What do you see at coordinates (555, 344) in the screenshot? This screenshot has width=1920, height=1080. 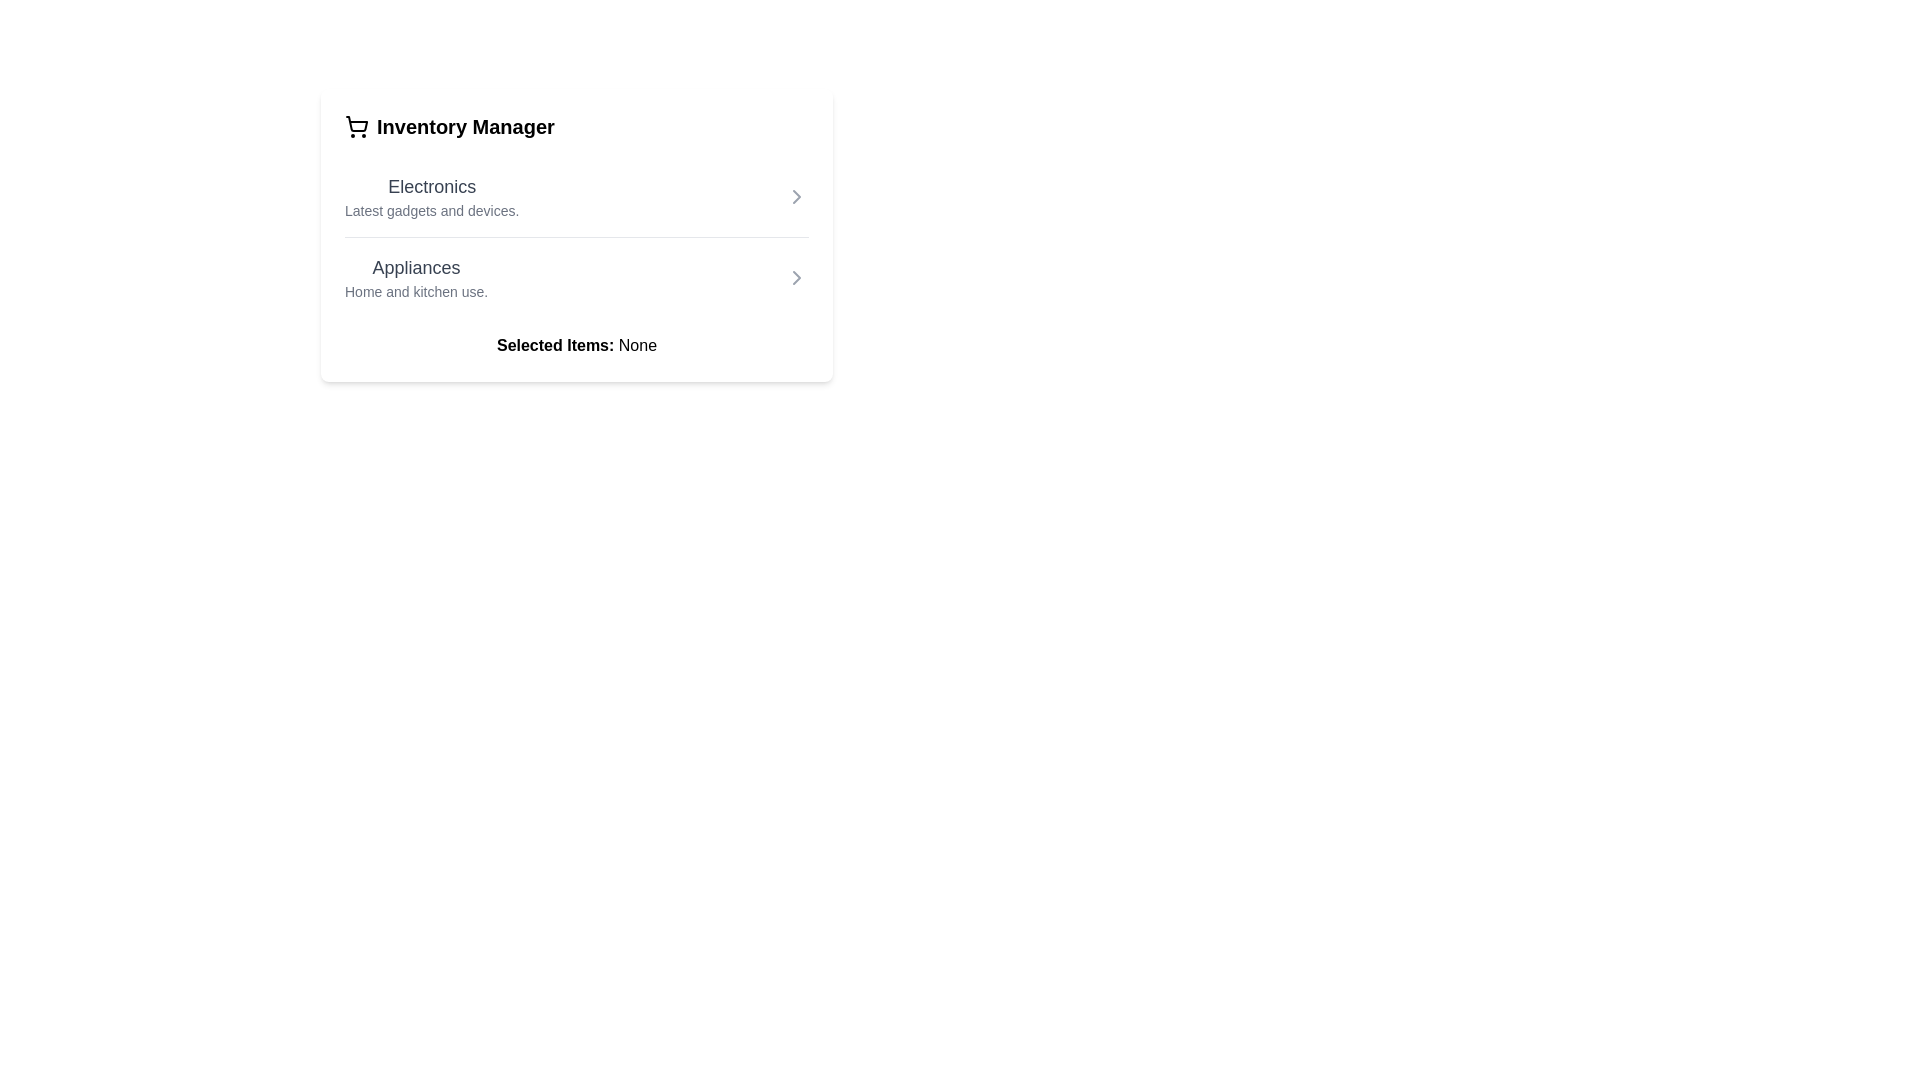 I see `the Text Label that specifies the section for displaying selected items, which reads 'None' and is located beneath the 'Electronics' and 'Appliances' sections` at bounding box center [555, 344].